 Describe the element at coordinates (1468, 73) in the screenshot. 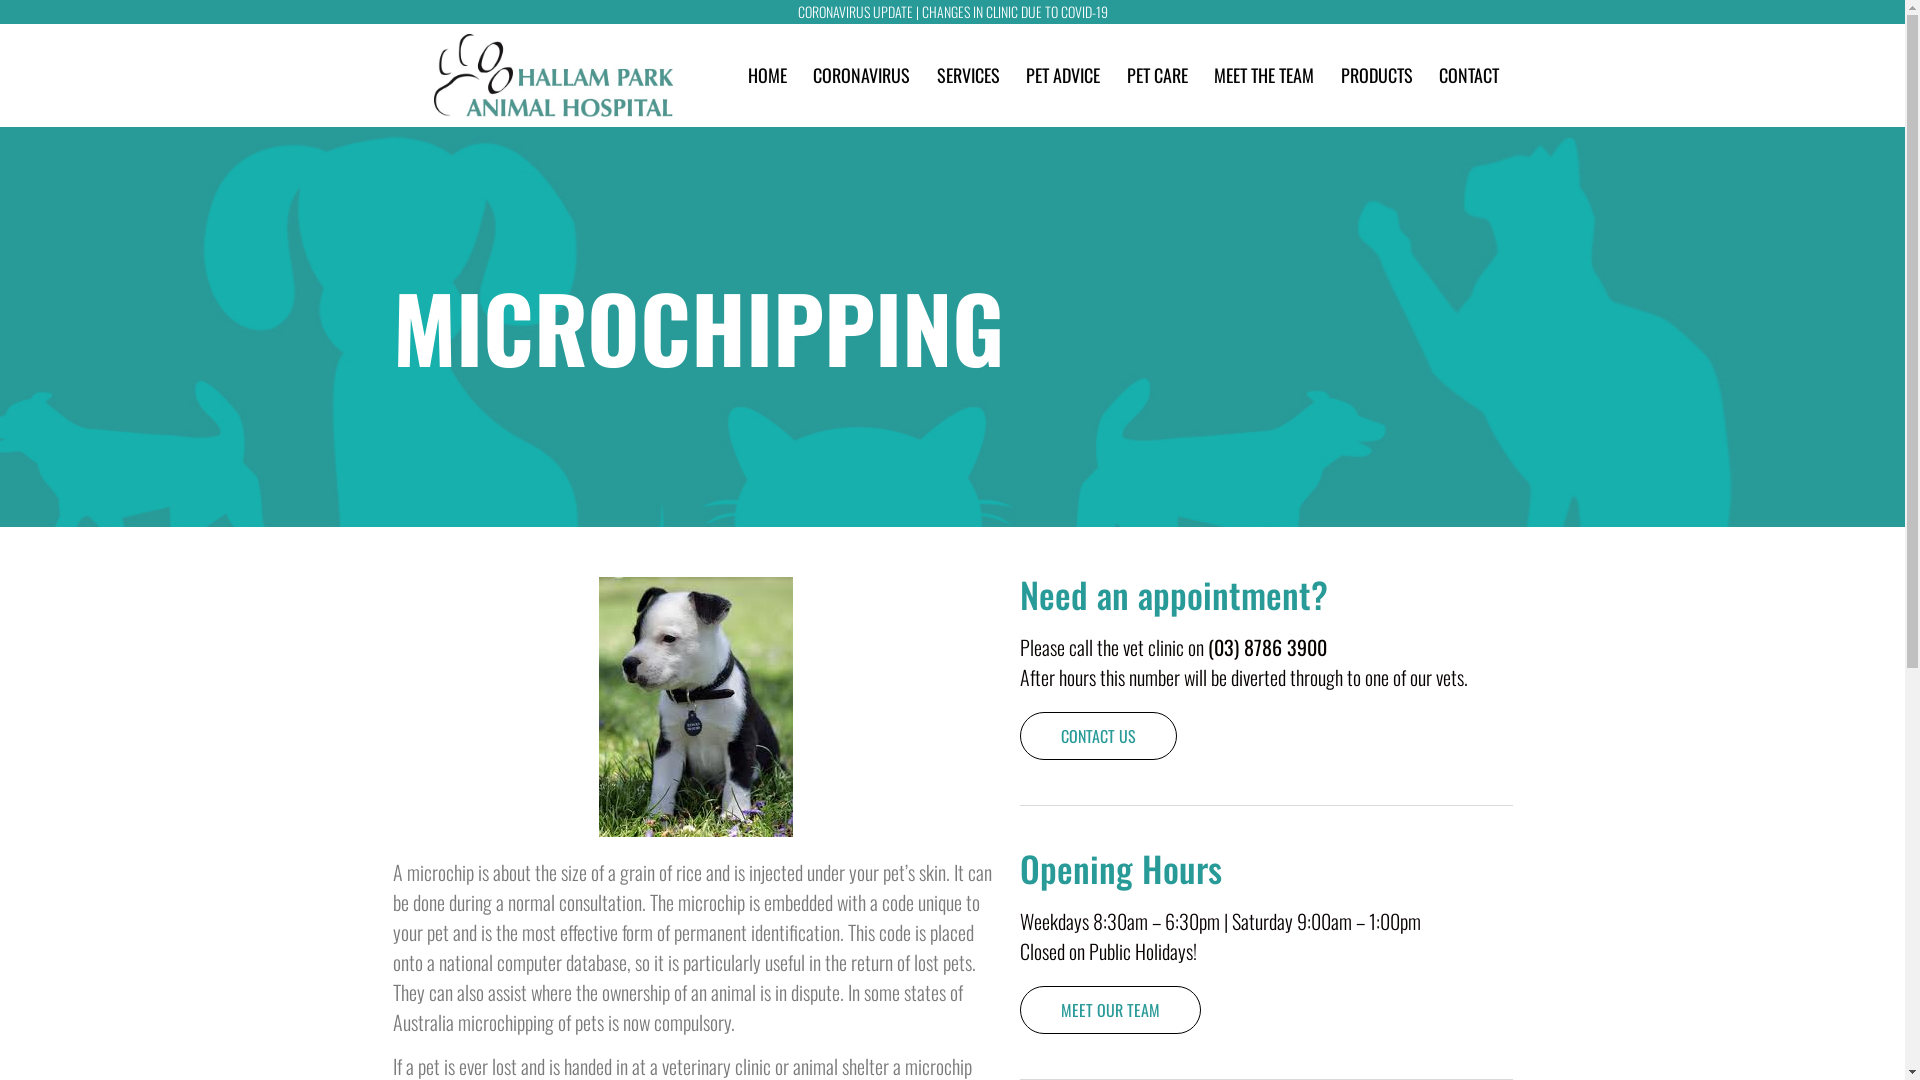

I see `'CONTACT'` at that location.